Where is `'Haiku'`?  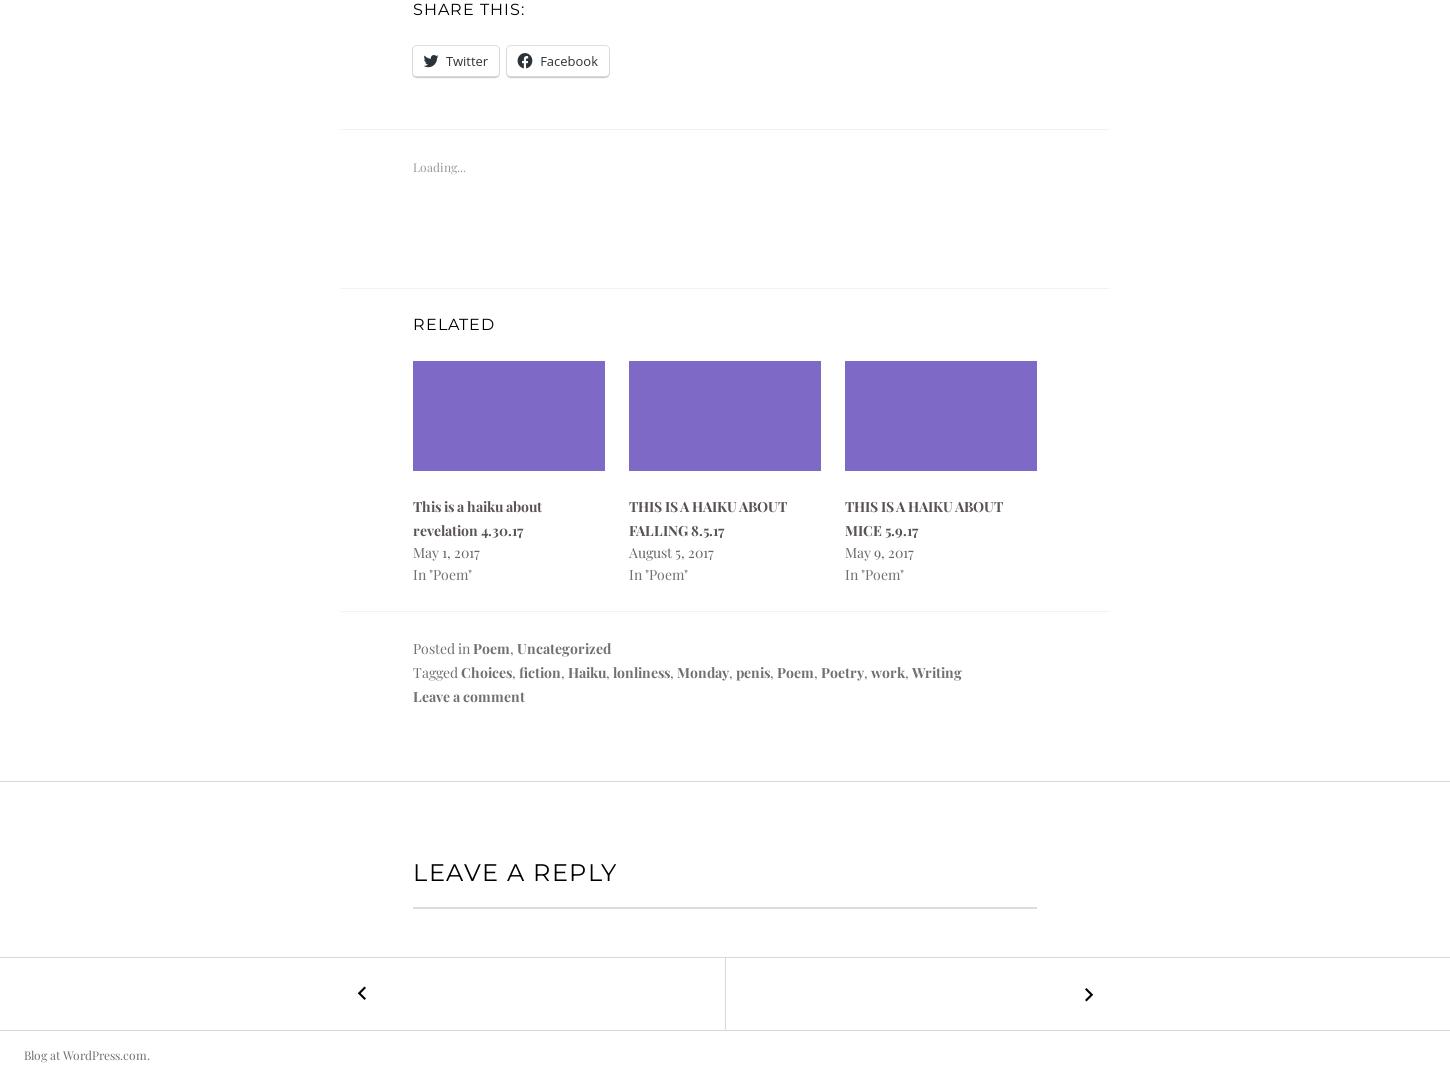 'Haiku' is located at coordinates (586, 670).